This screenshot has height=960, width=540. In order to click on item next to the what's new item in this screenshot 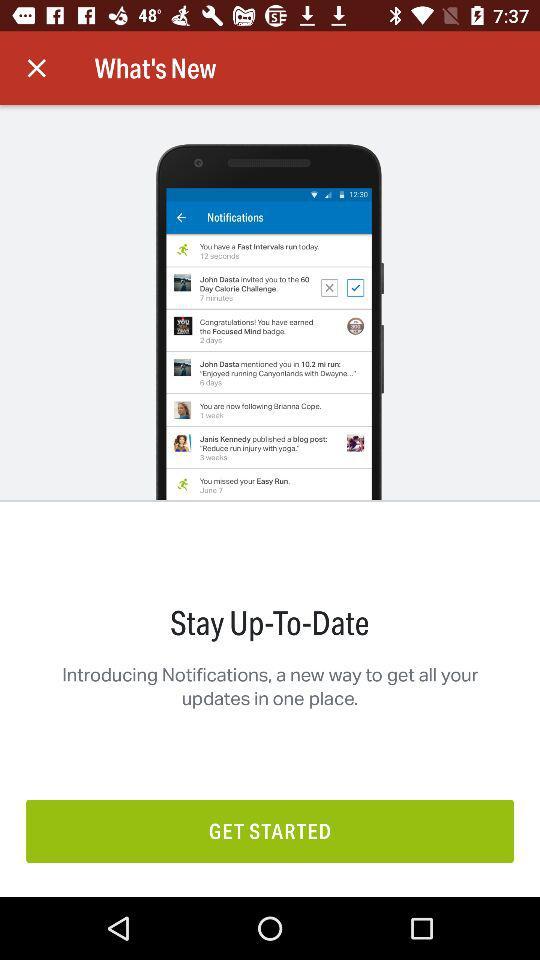, I will do `click(36, 68)`.